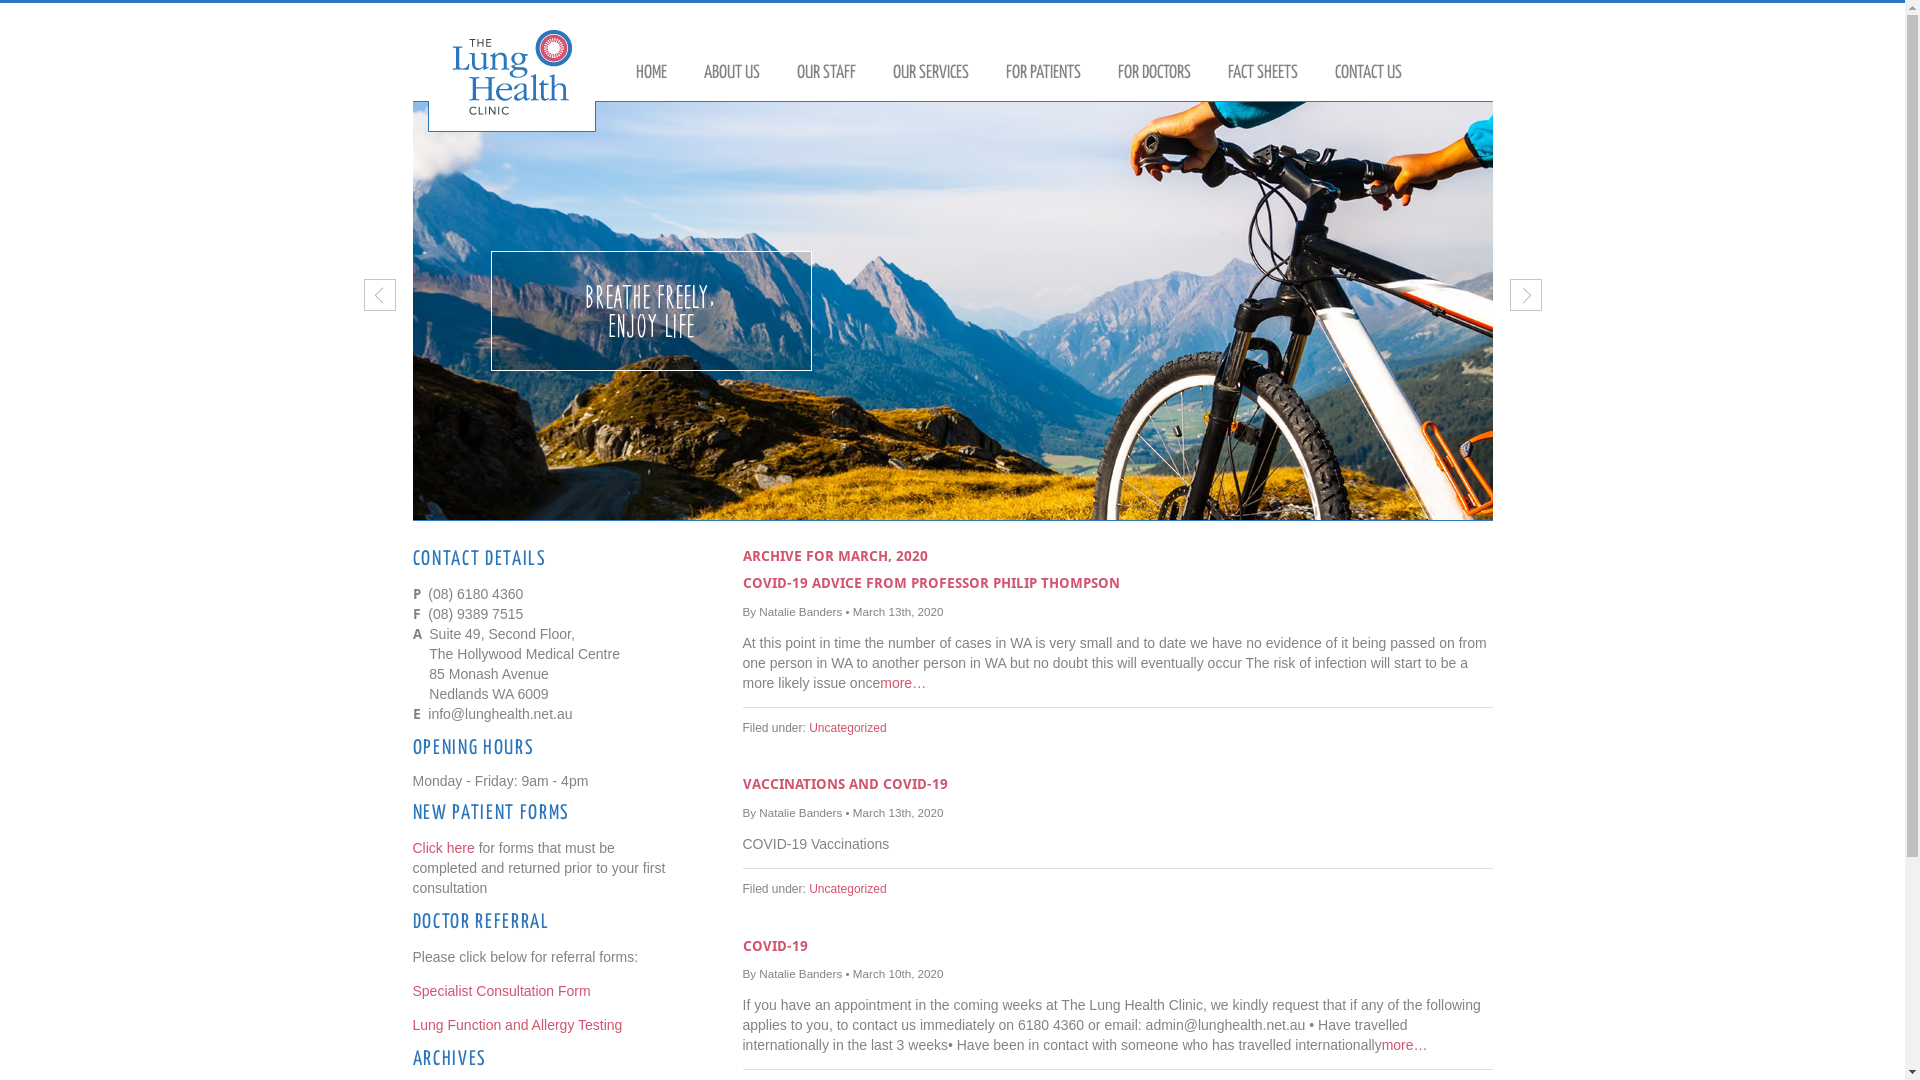  What do you see at coordinates (651, 72) in the screenshot?
I see `'HOME'` at bounding box center [651, 72].